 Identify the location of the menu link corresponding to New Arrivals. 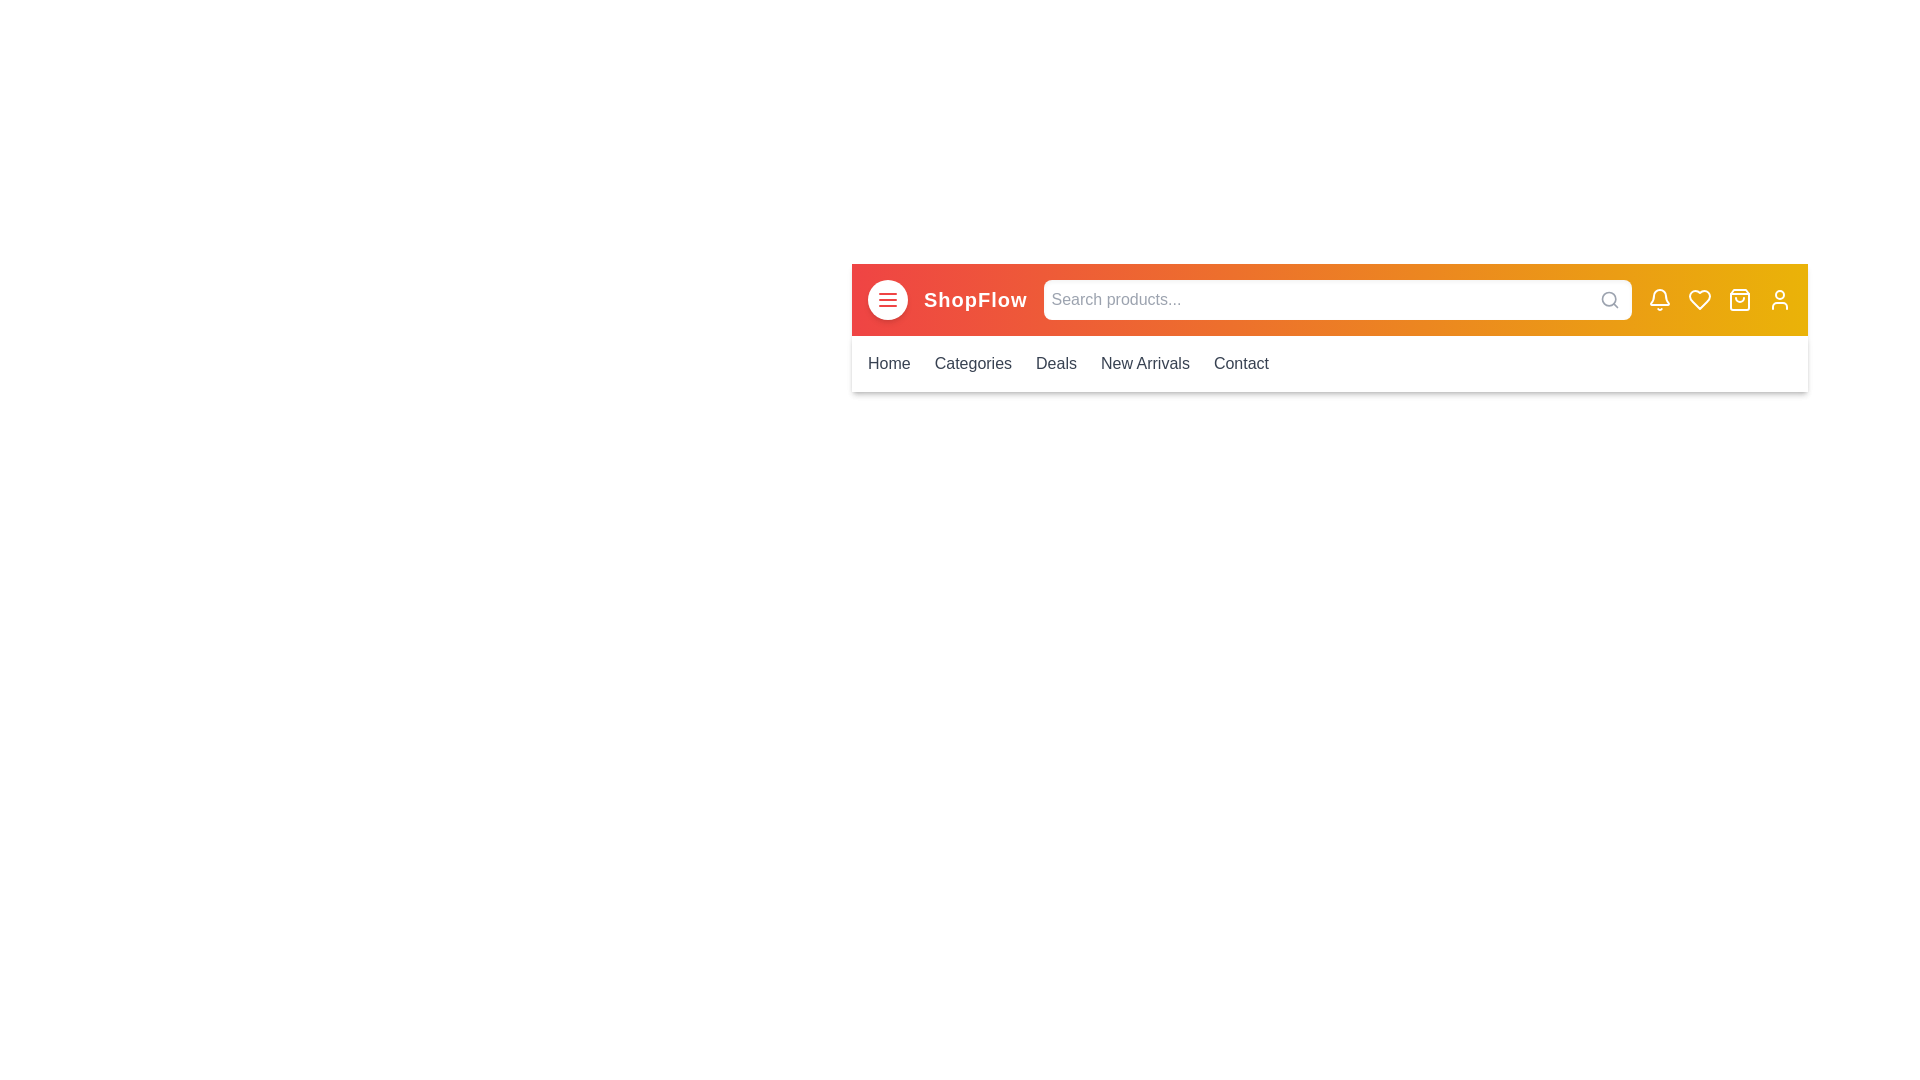
(1145, 363).